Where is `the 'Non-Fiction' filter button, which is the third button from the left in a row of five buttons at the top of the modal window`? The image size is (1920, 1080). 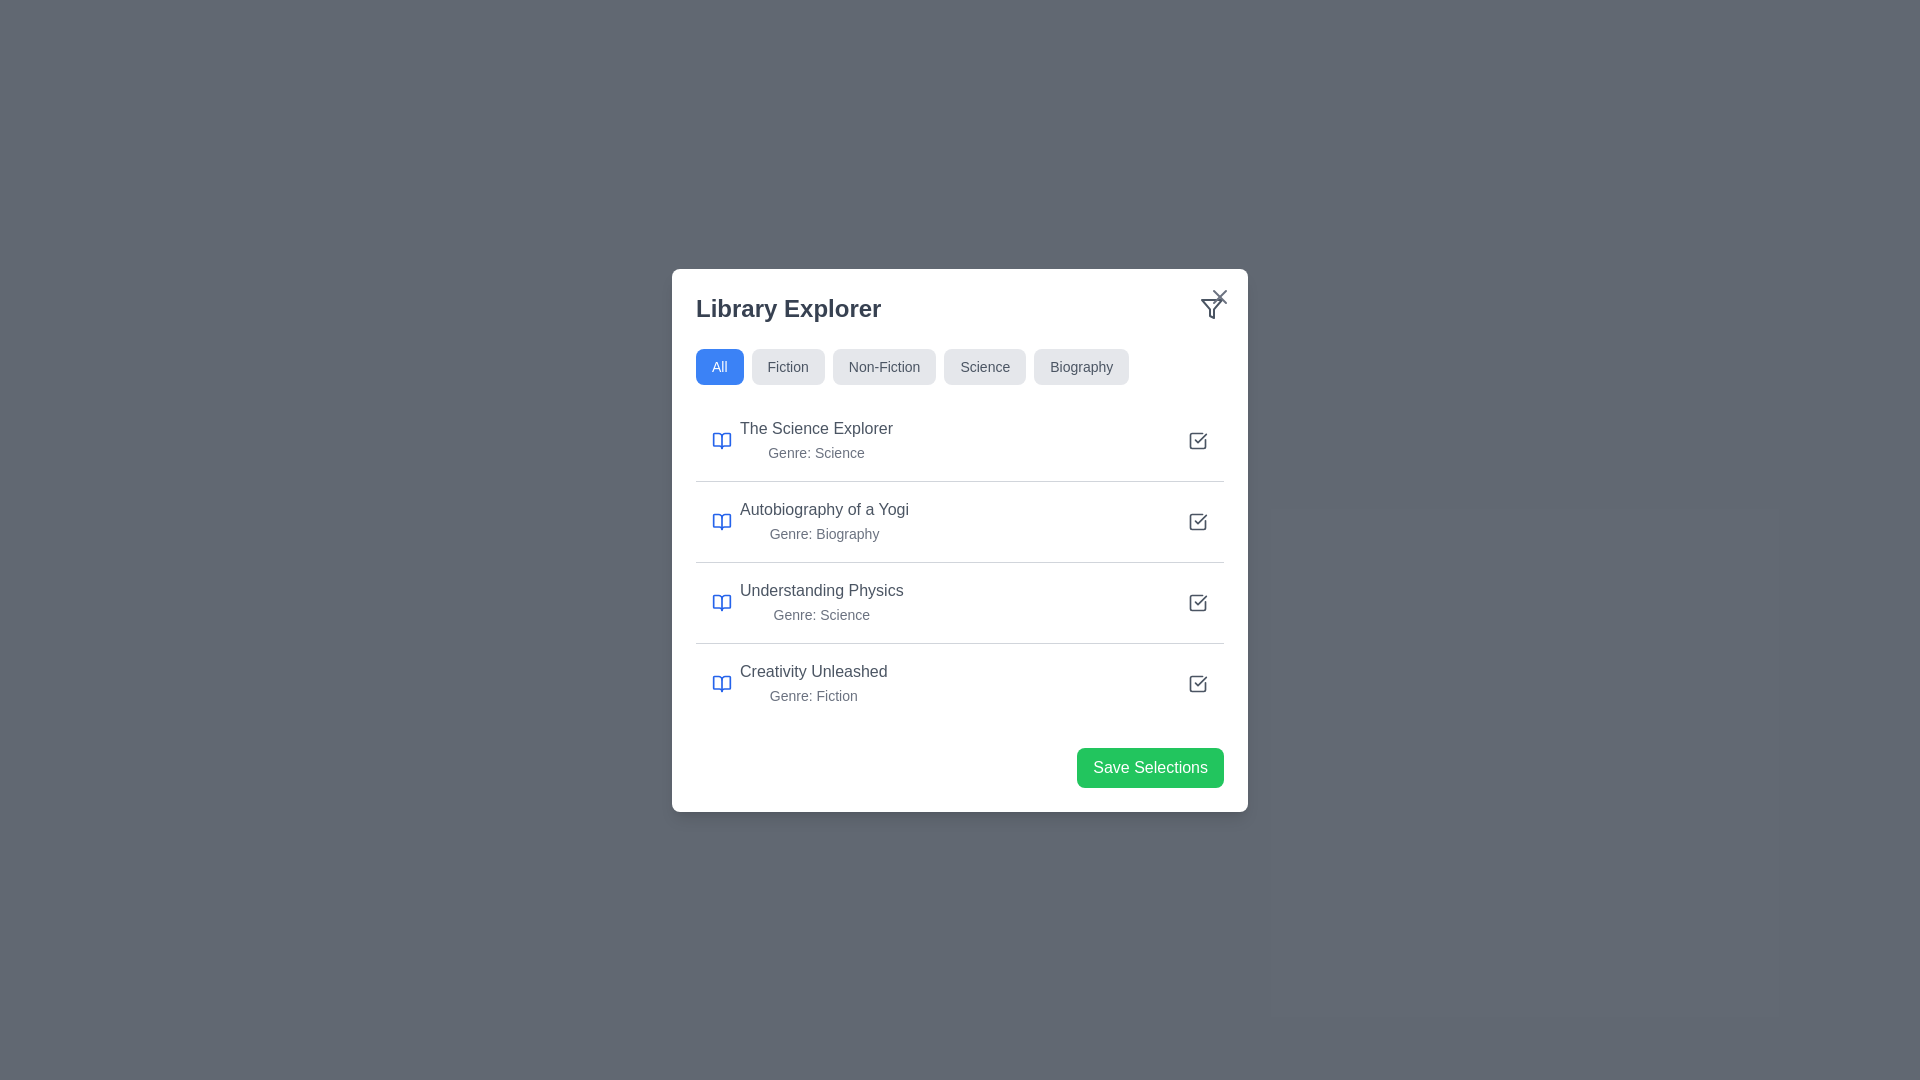
the 'Non-Fiction' filter button, which is the third button from the left in a row of five buttons at the top of the modal window is located at coordinates (883, 366).